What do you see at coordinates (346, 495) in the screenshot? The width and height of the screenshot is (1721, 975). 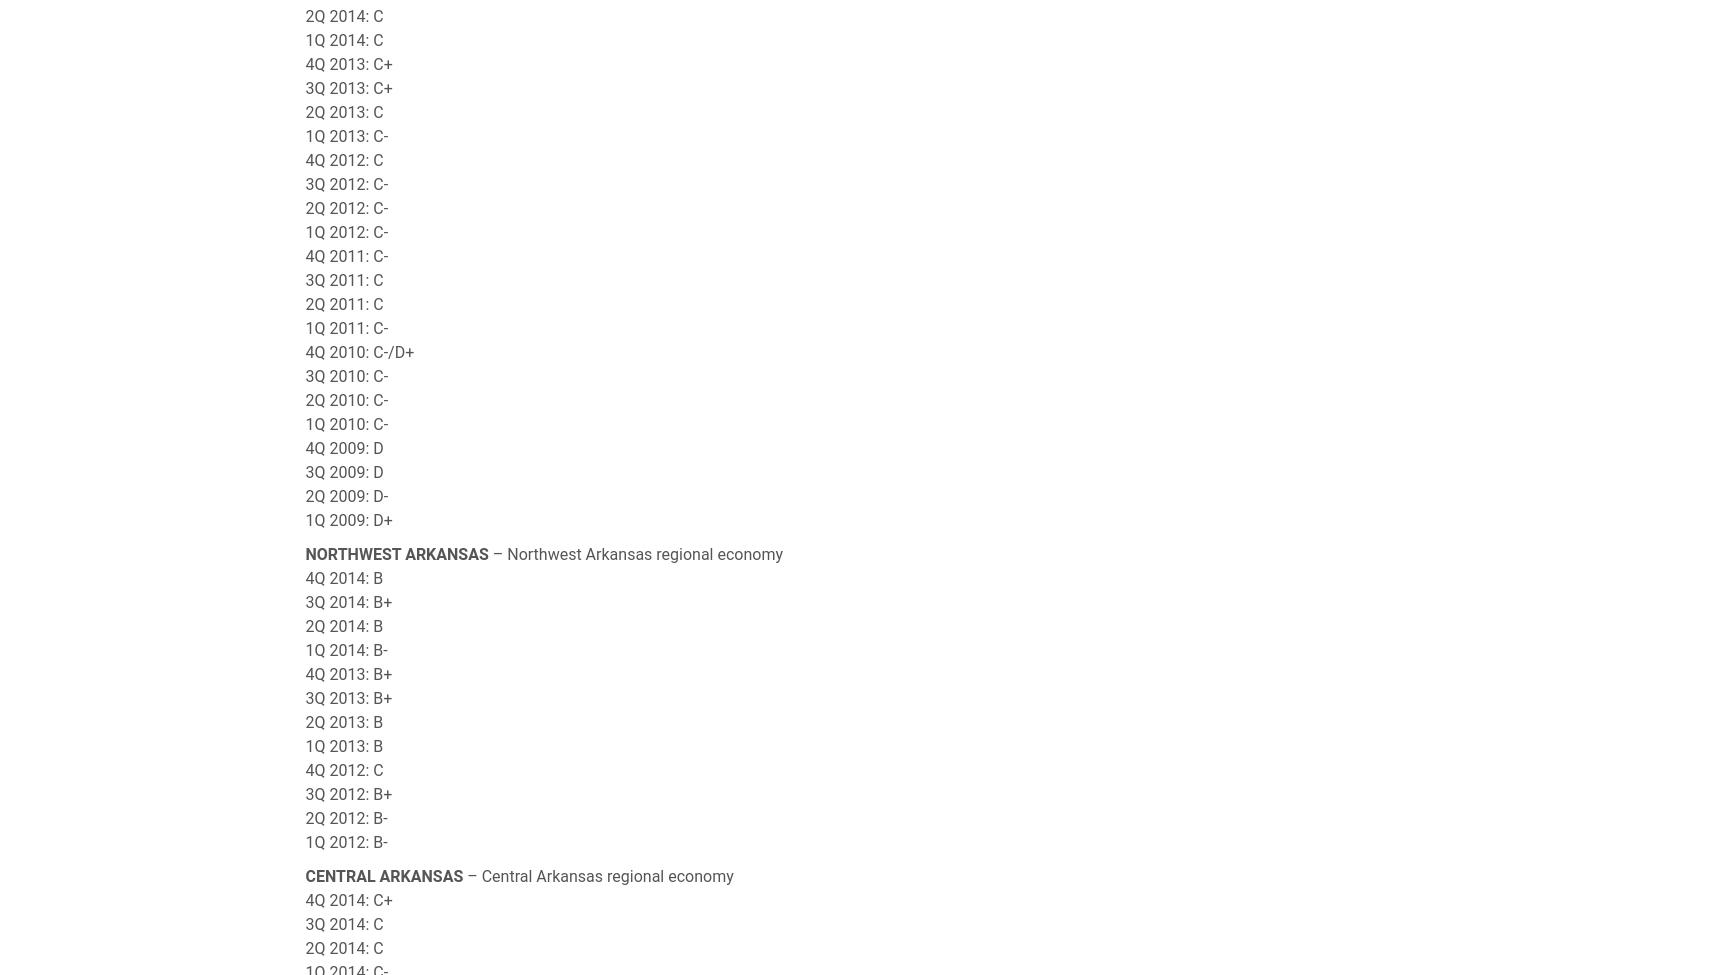 I see `'2Q 2009: D-'` at bounding box center [346, 495].